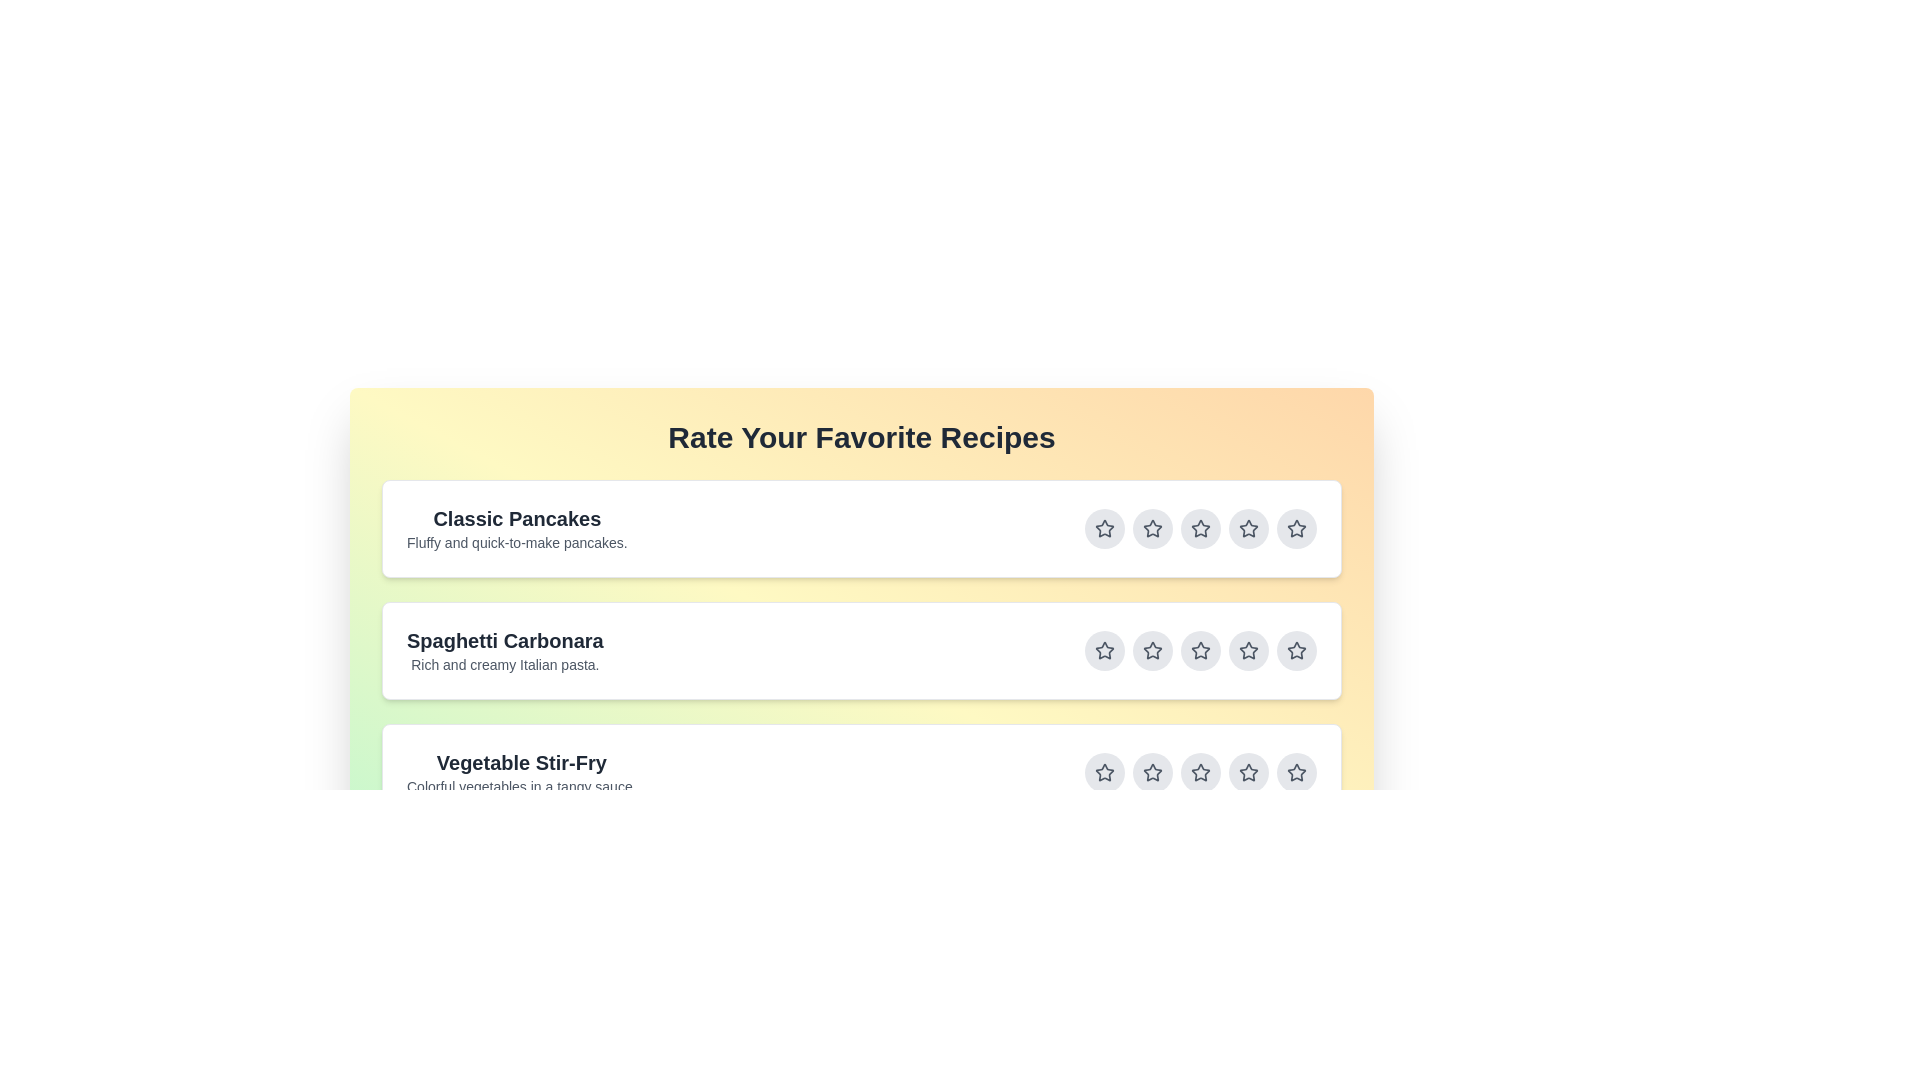 The width and height of the screenshot is (1920, 1080). Describe the element at coordinates (1152, 771) in the screenshot. I see `the star button for rating 2 of the recipe Vegetable Stir-Fry` at that location.